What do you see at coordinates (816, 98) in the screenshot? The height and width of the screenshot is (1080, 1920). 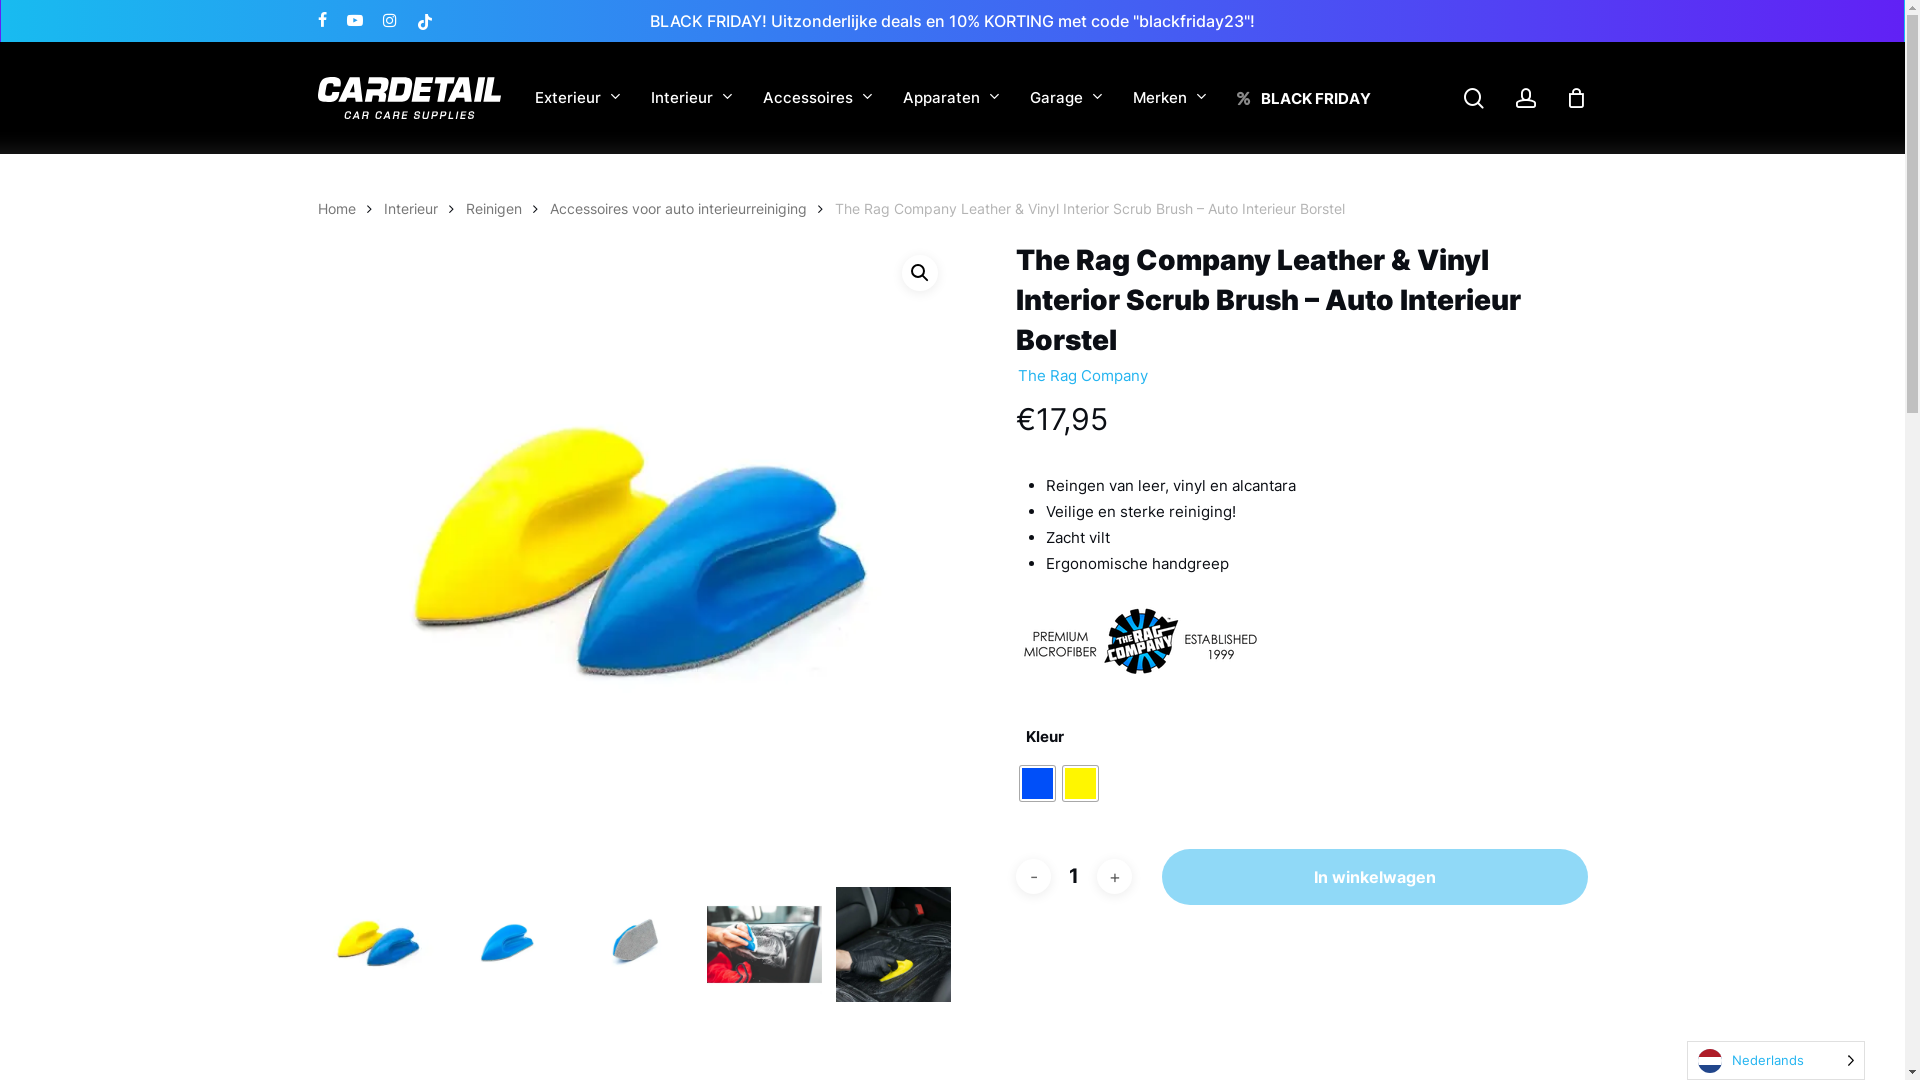 I see `'Accessoires'` at bounding box center [816, 98].